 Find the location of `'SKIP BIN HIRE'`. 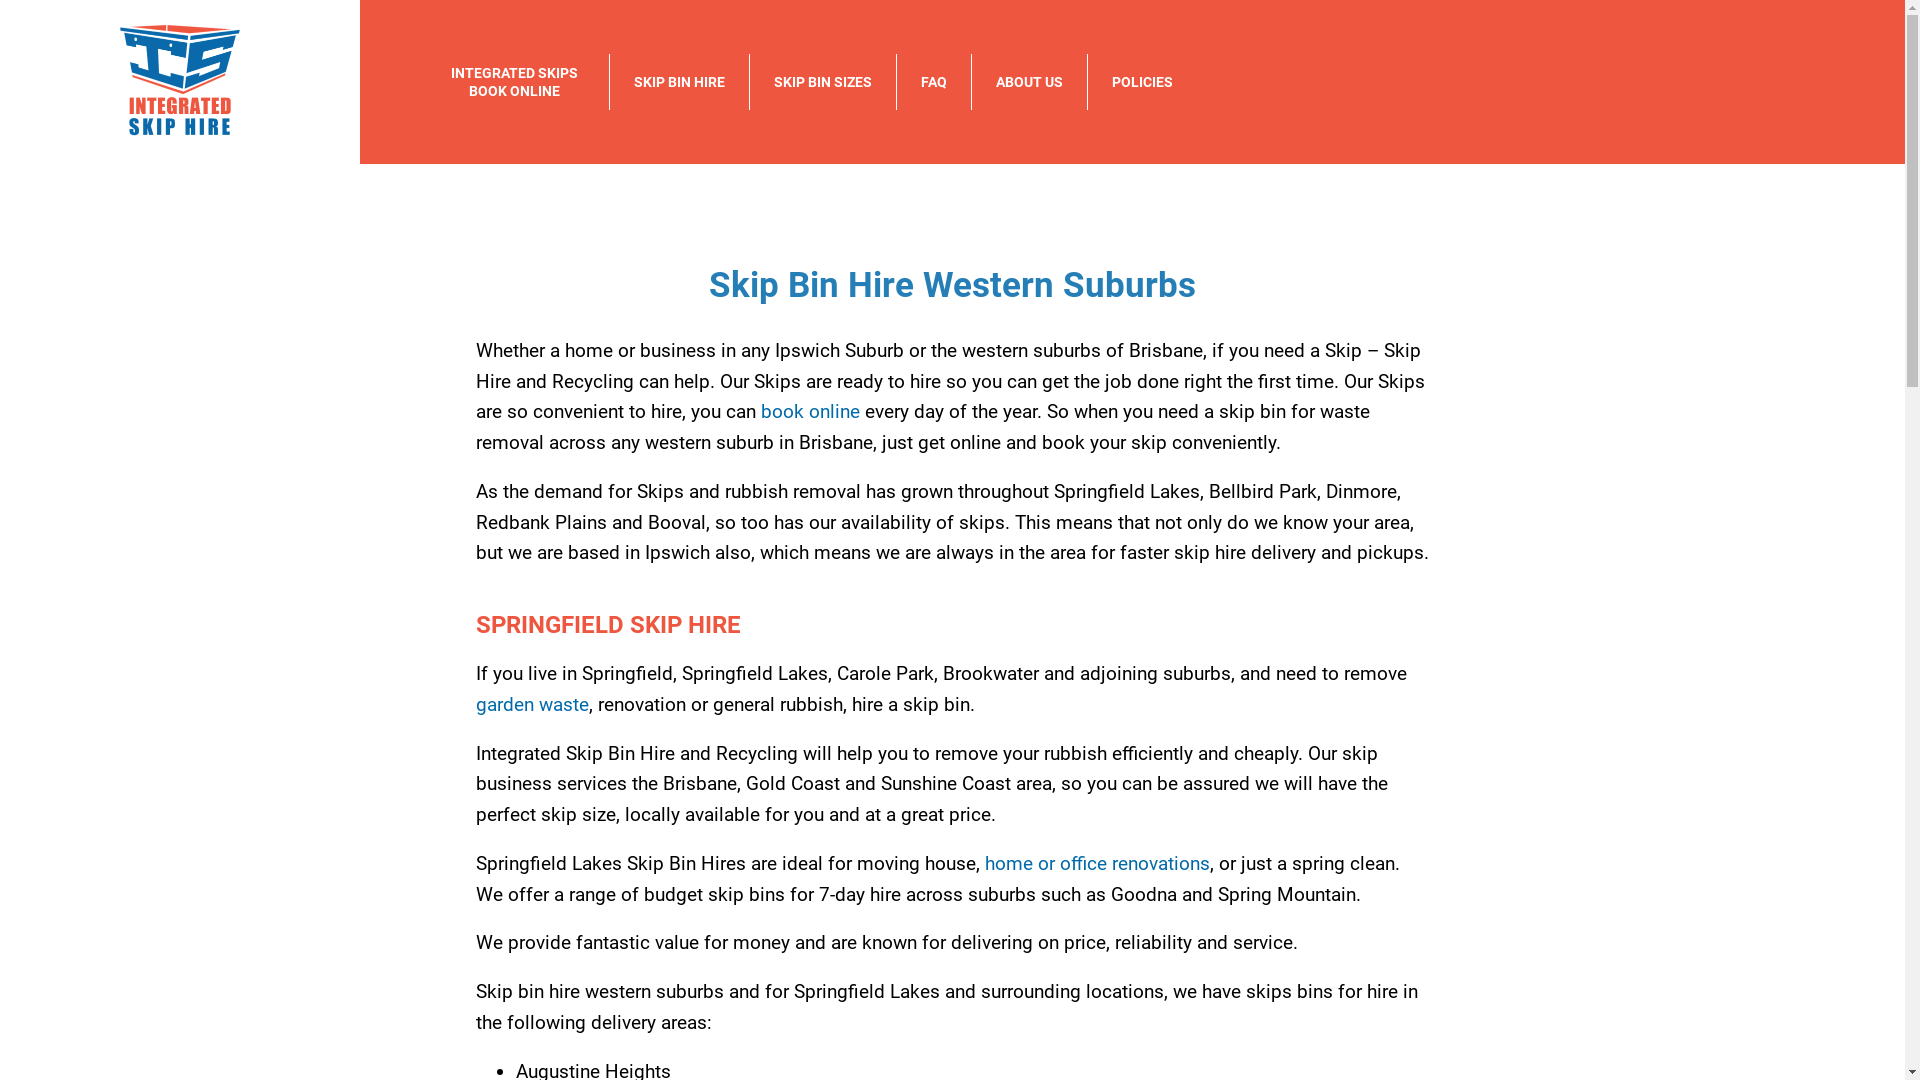

'SKIP BIN HIRE' is located at coordinates (679, 80).